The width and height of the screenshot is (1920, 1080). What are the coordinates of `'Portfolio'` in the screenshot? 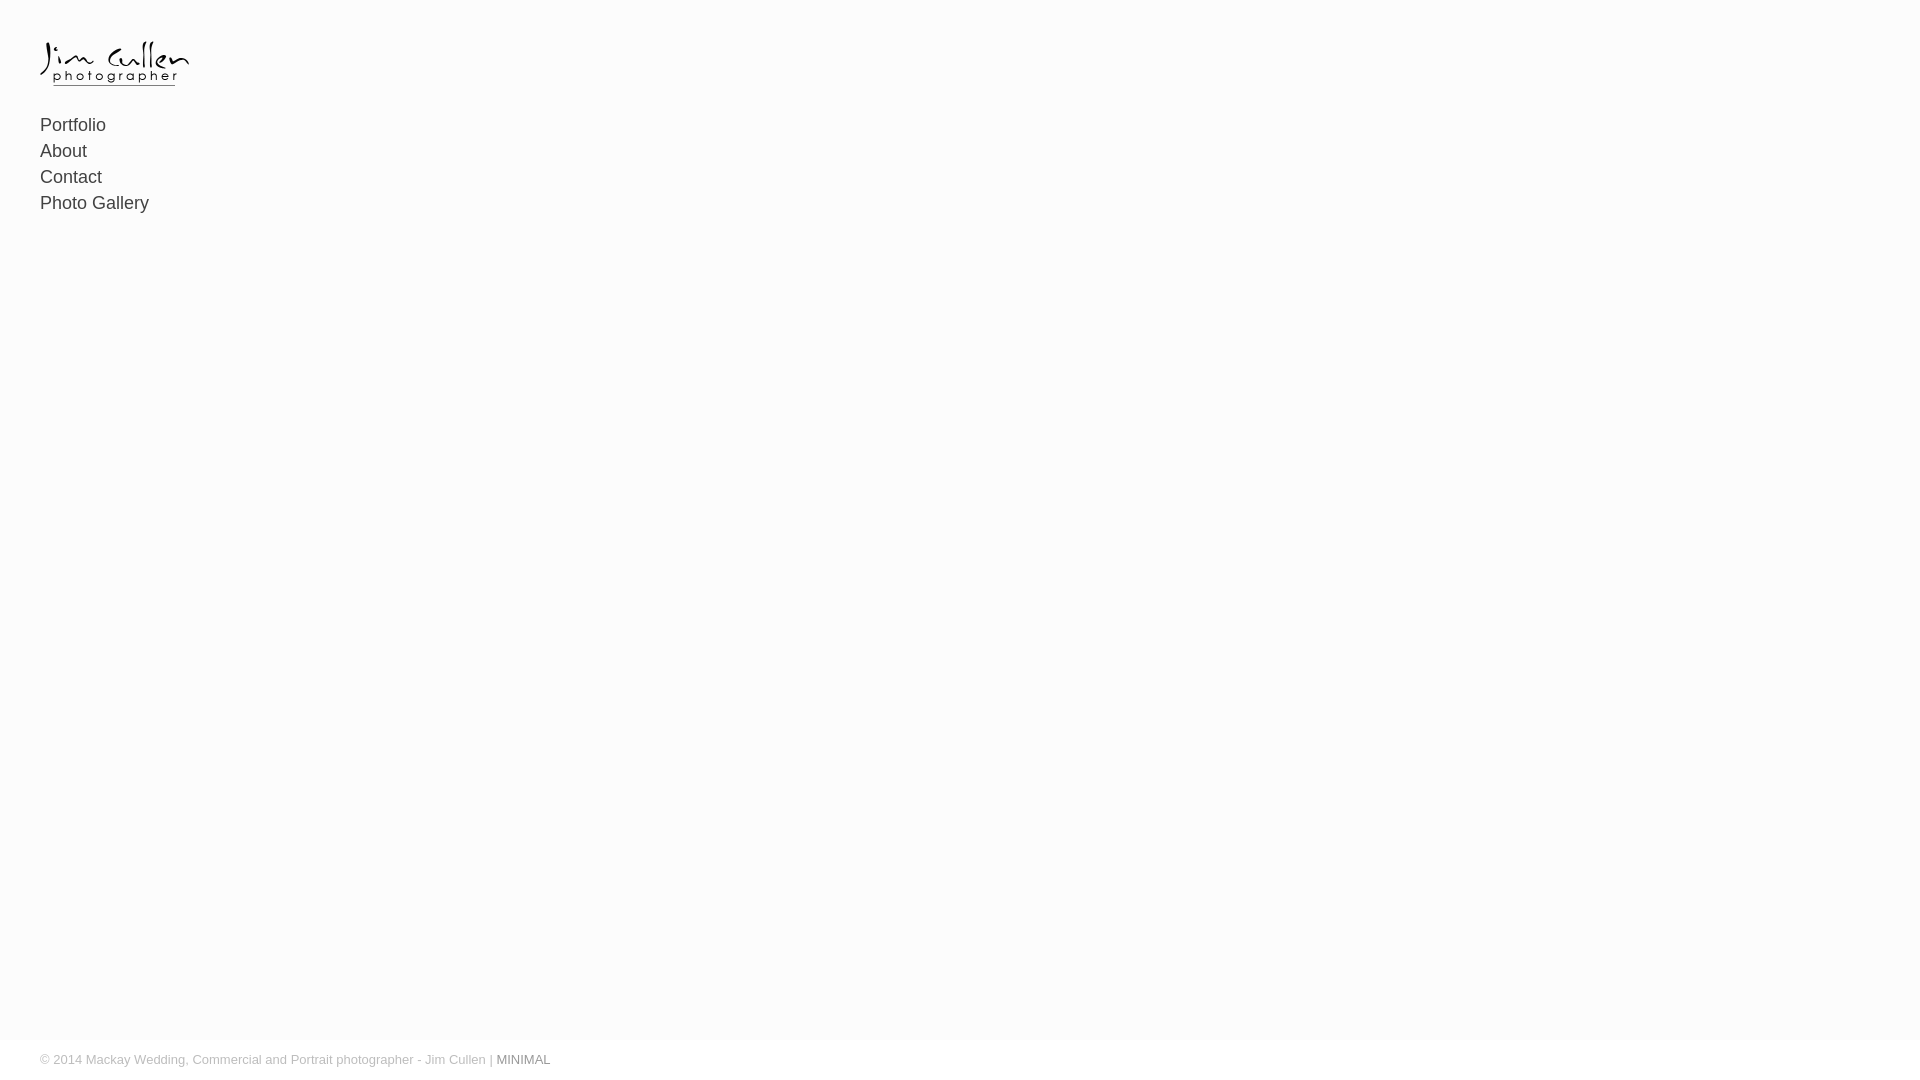 It's located at (114, 125).